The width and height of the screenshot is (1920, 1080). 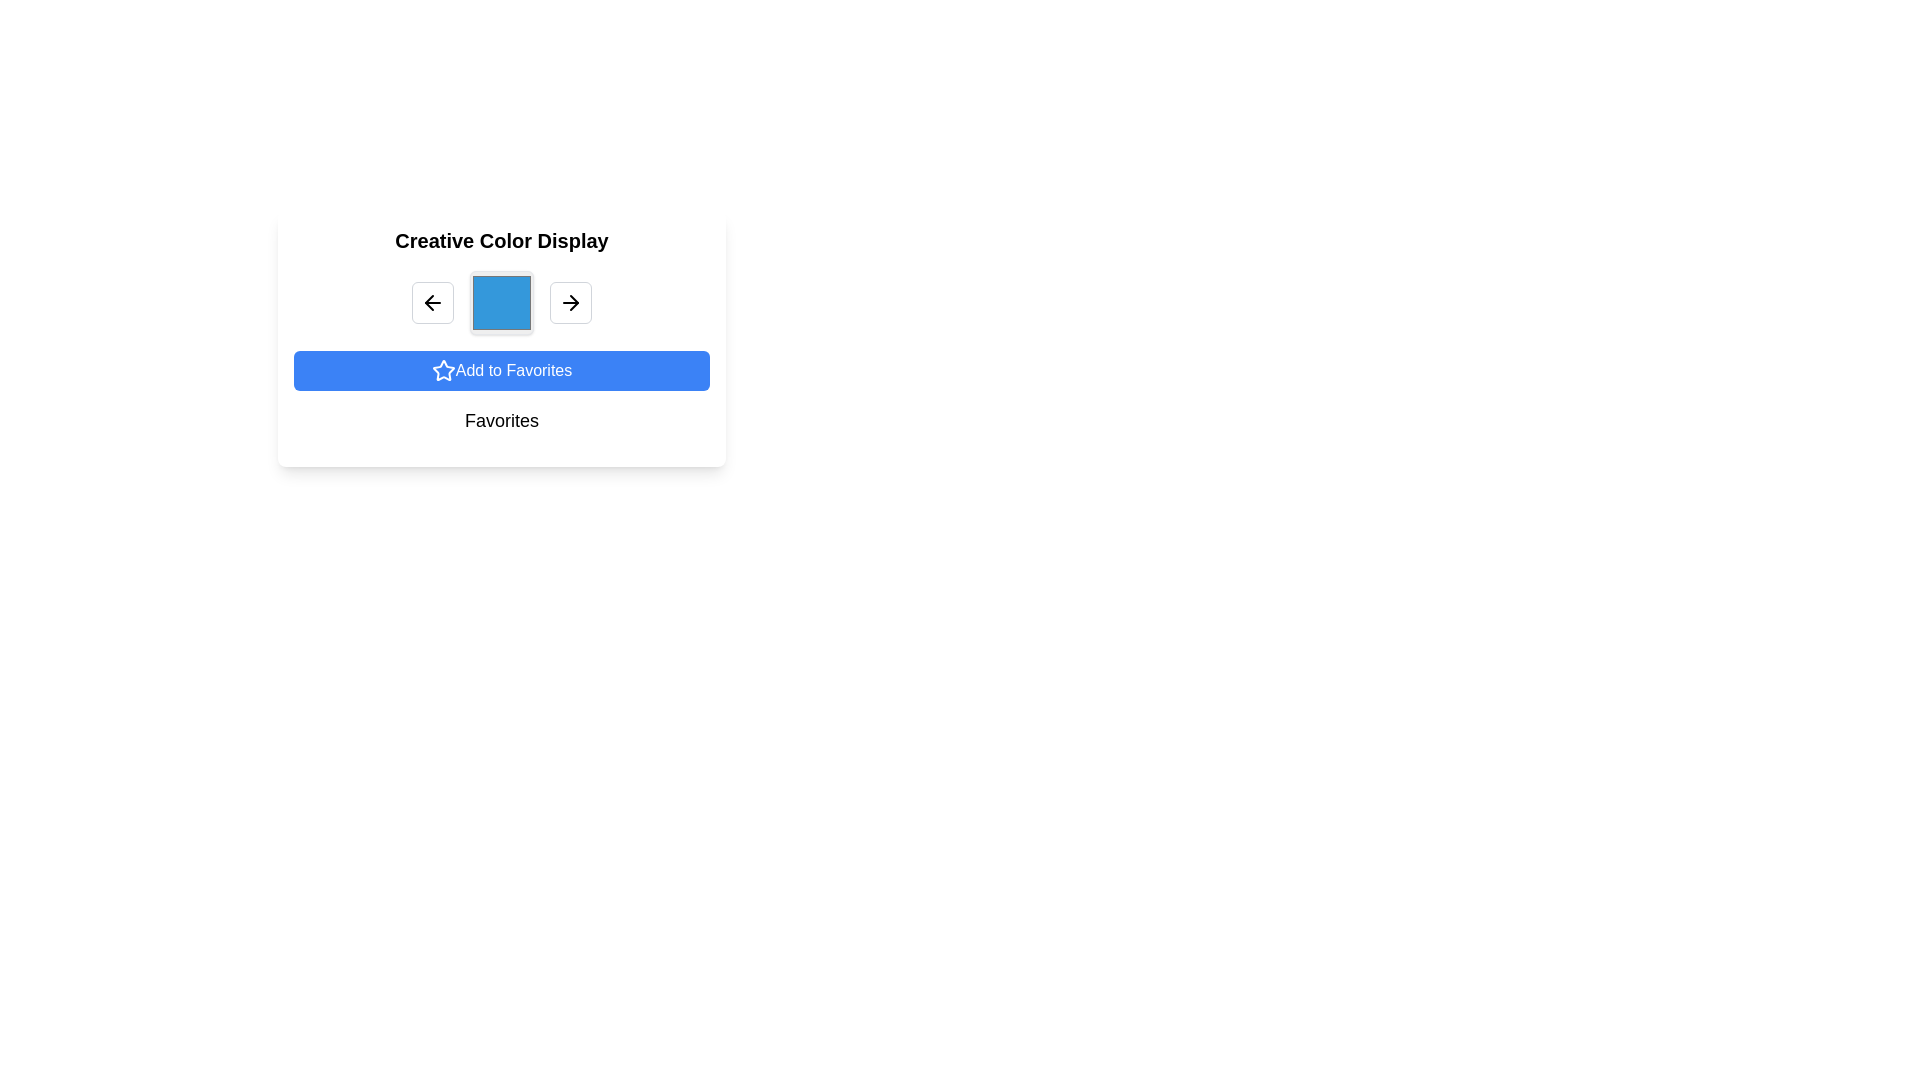 I want to click on the left arrow icon used for back navigation located to the left of the square blue color indicator beneath the text 'Creative Color Display', so click(x=428, y=303).